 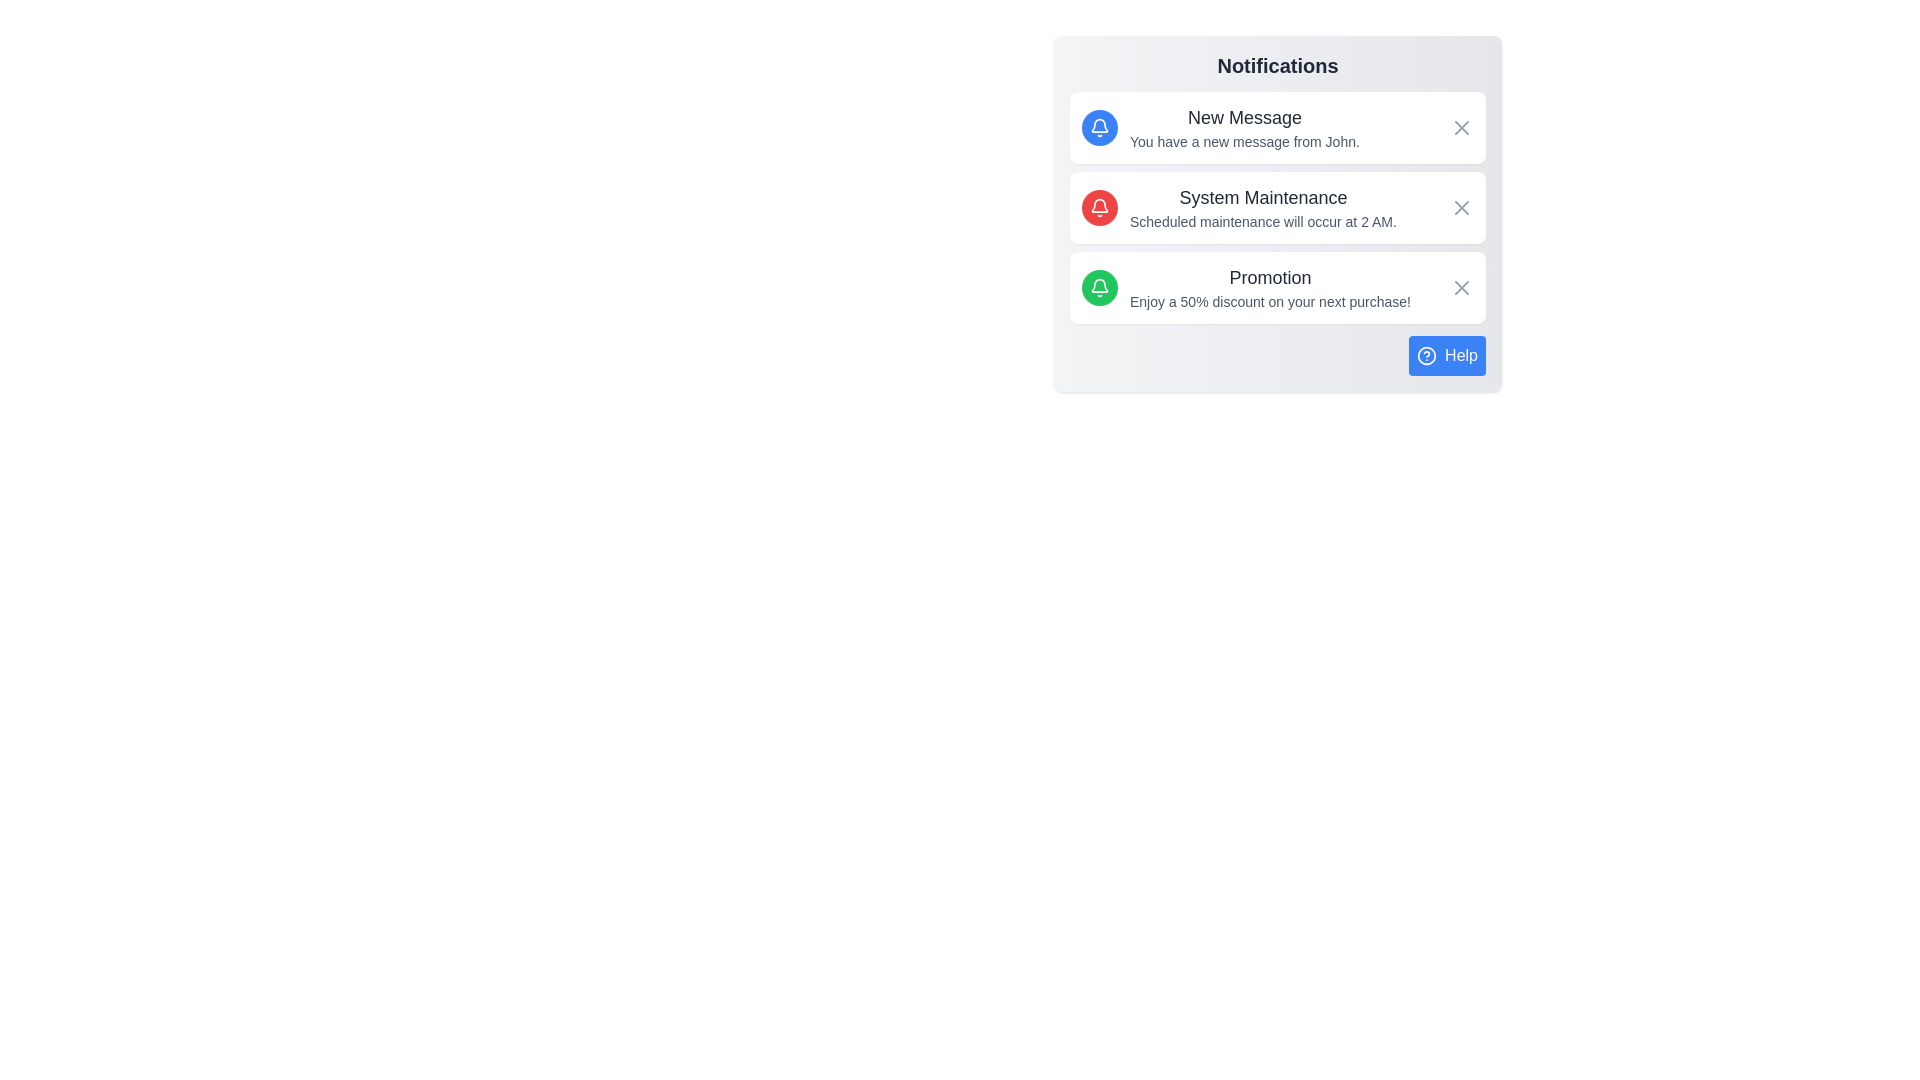 What do you see at coordinates (1098, 127) in the screenshot?
I see `the 'New Message' notification icon, which is located to the far left of the notification row and aligned vertically in the center` at bounding box center [1098, 127].